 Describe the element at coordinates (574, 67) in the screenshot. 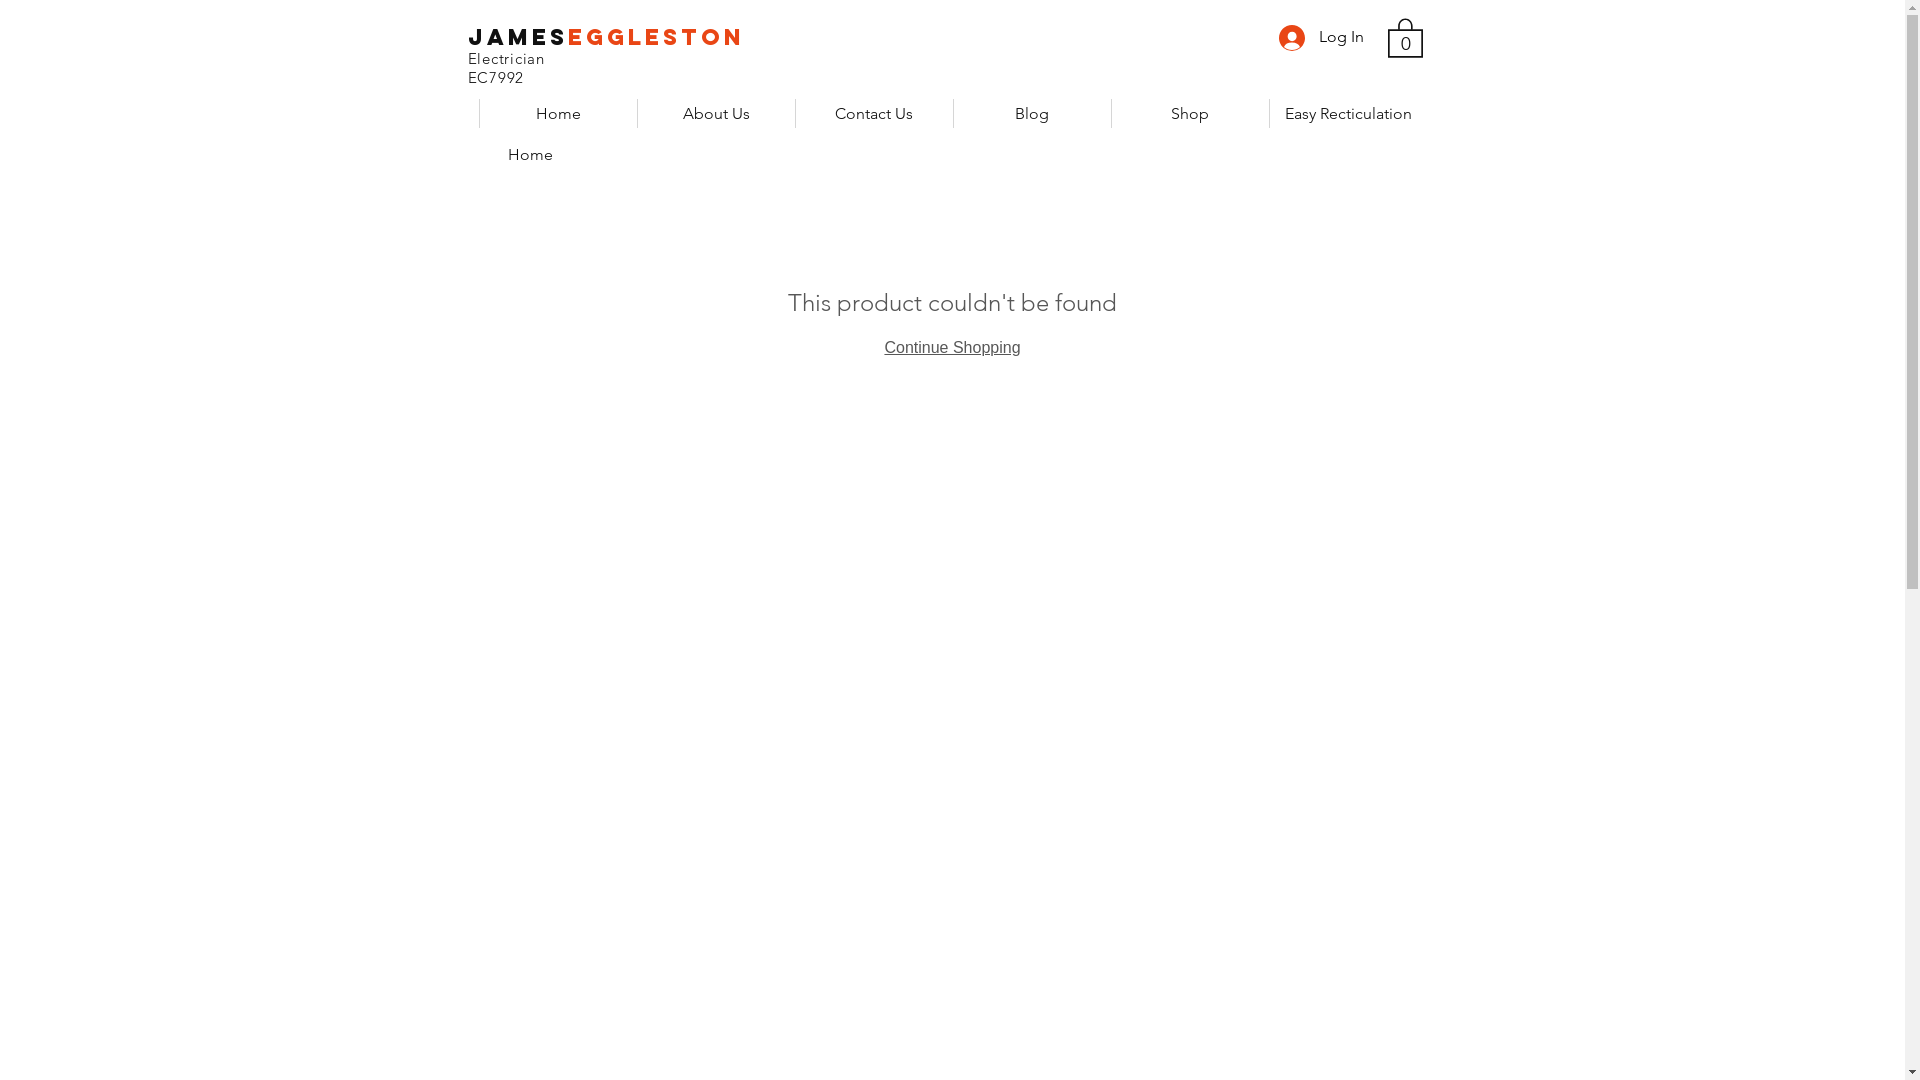

I see `'Electrician                              EC7992'` at that location.